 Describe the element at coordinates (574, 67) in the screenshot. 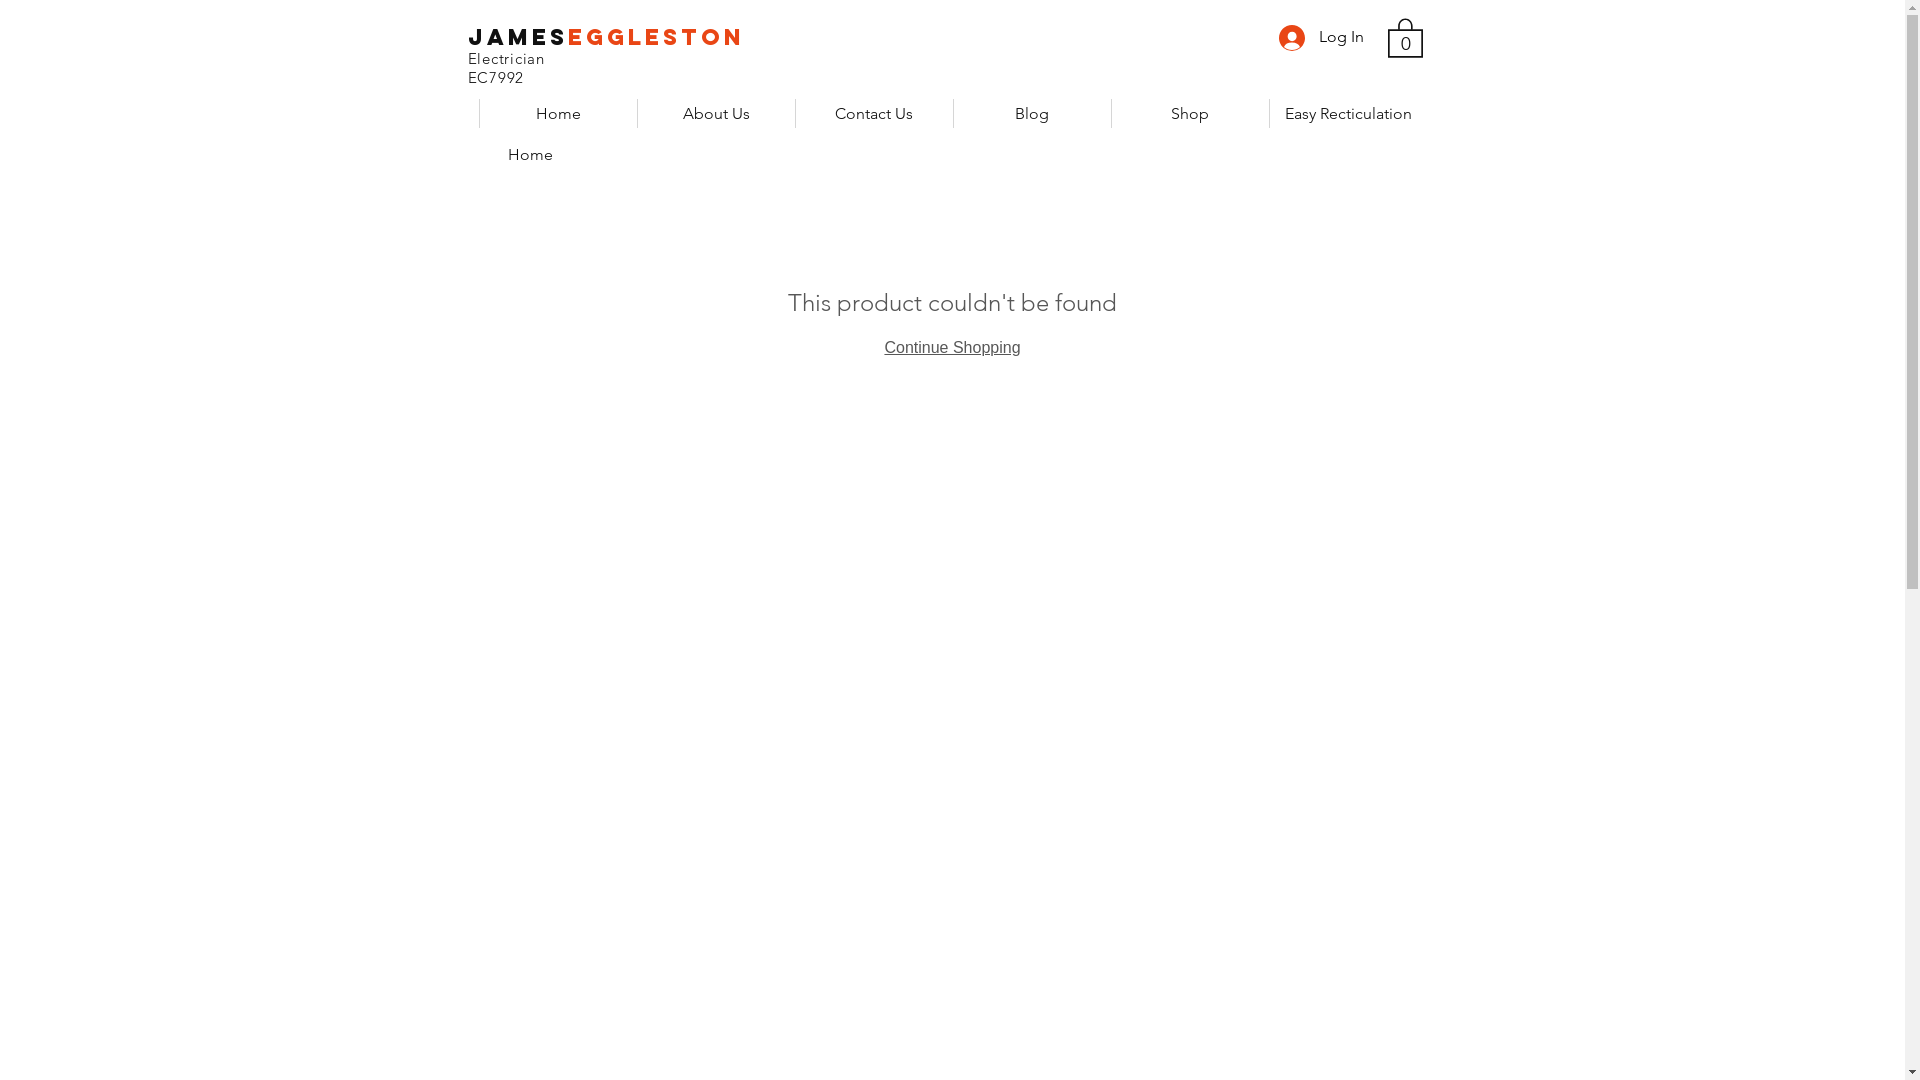

I see `'Electrician                              EC7992'` at that location.